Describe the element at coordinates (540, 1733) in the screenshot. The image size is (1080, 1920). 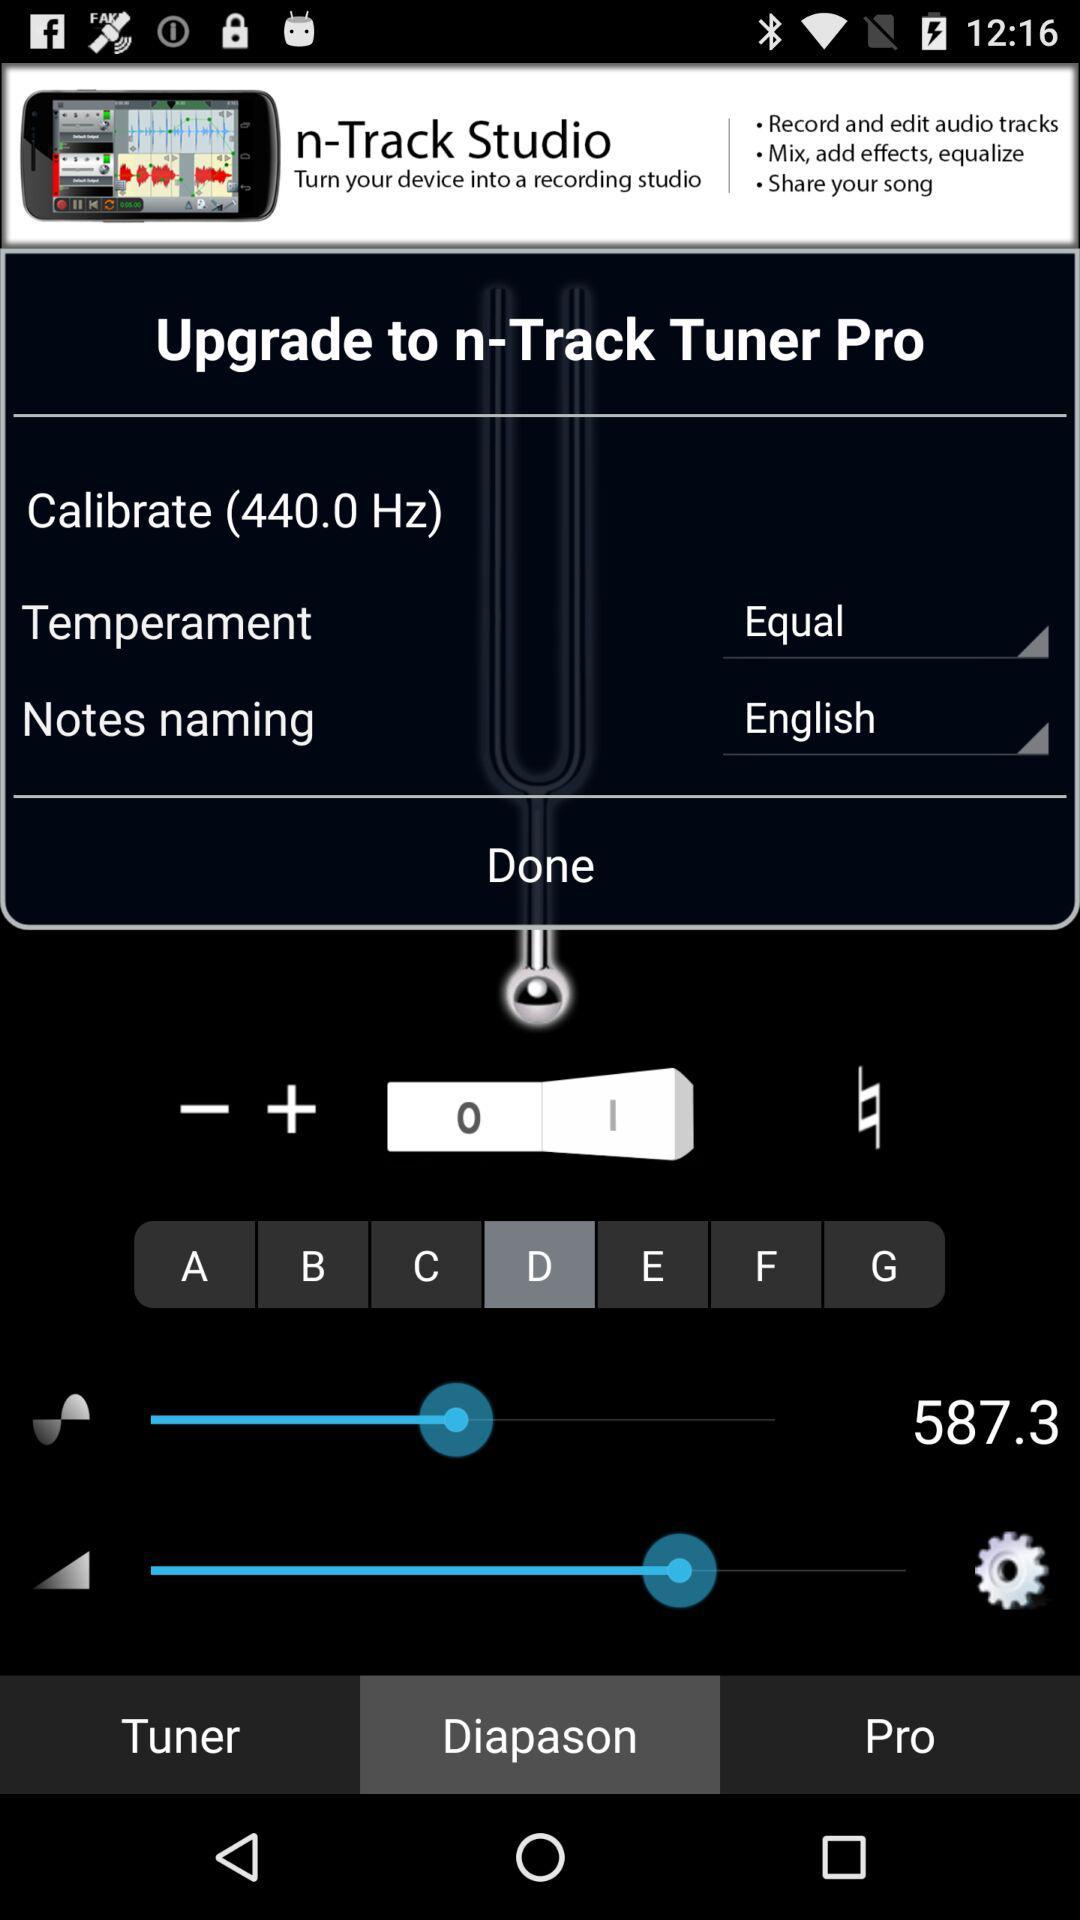
I see `diapason` at that location.